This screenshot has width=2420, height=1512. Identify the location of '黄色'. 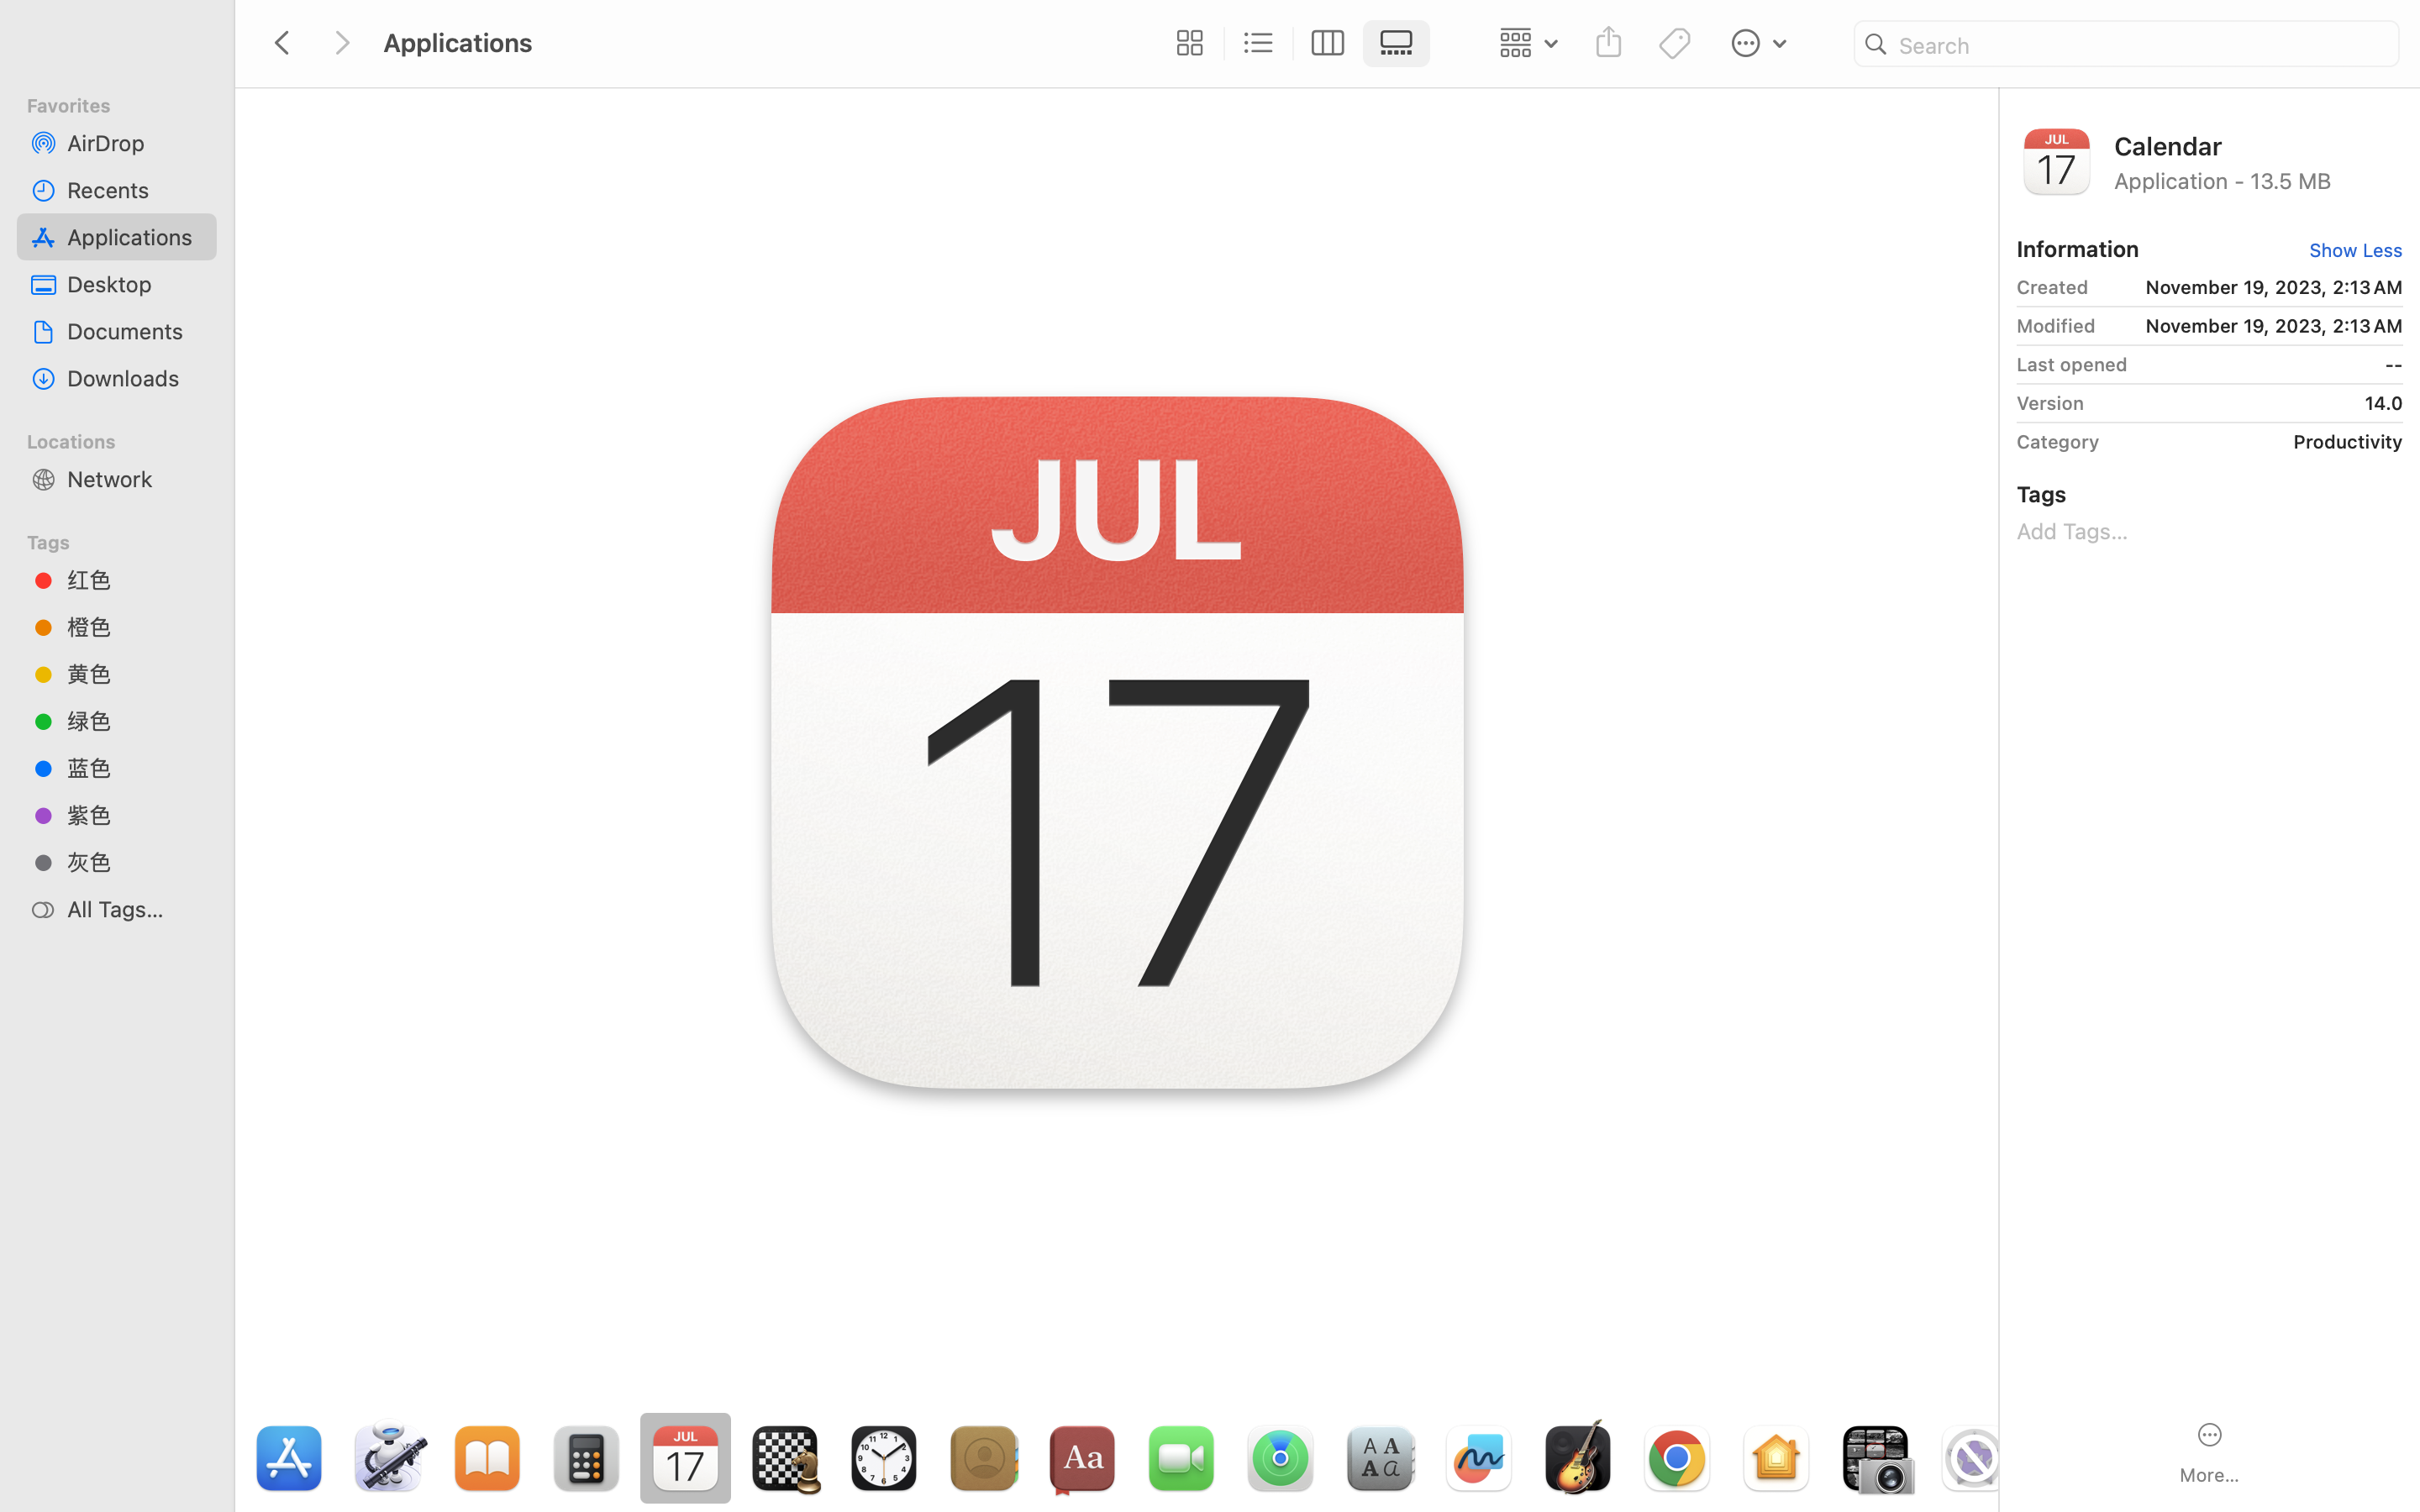
(134, 673).